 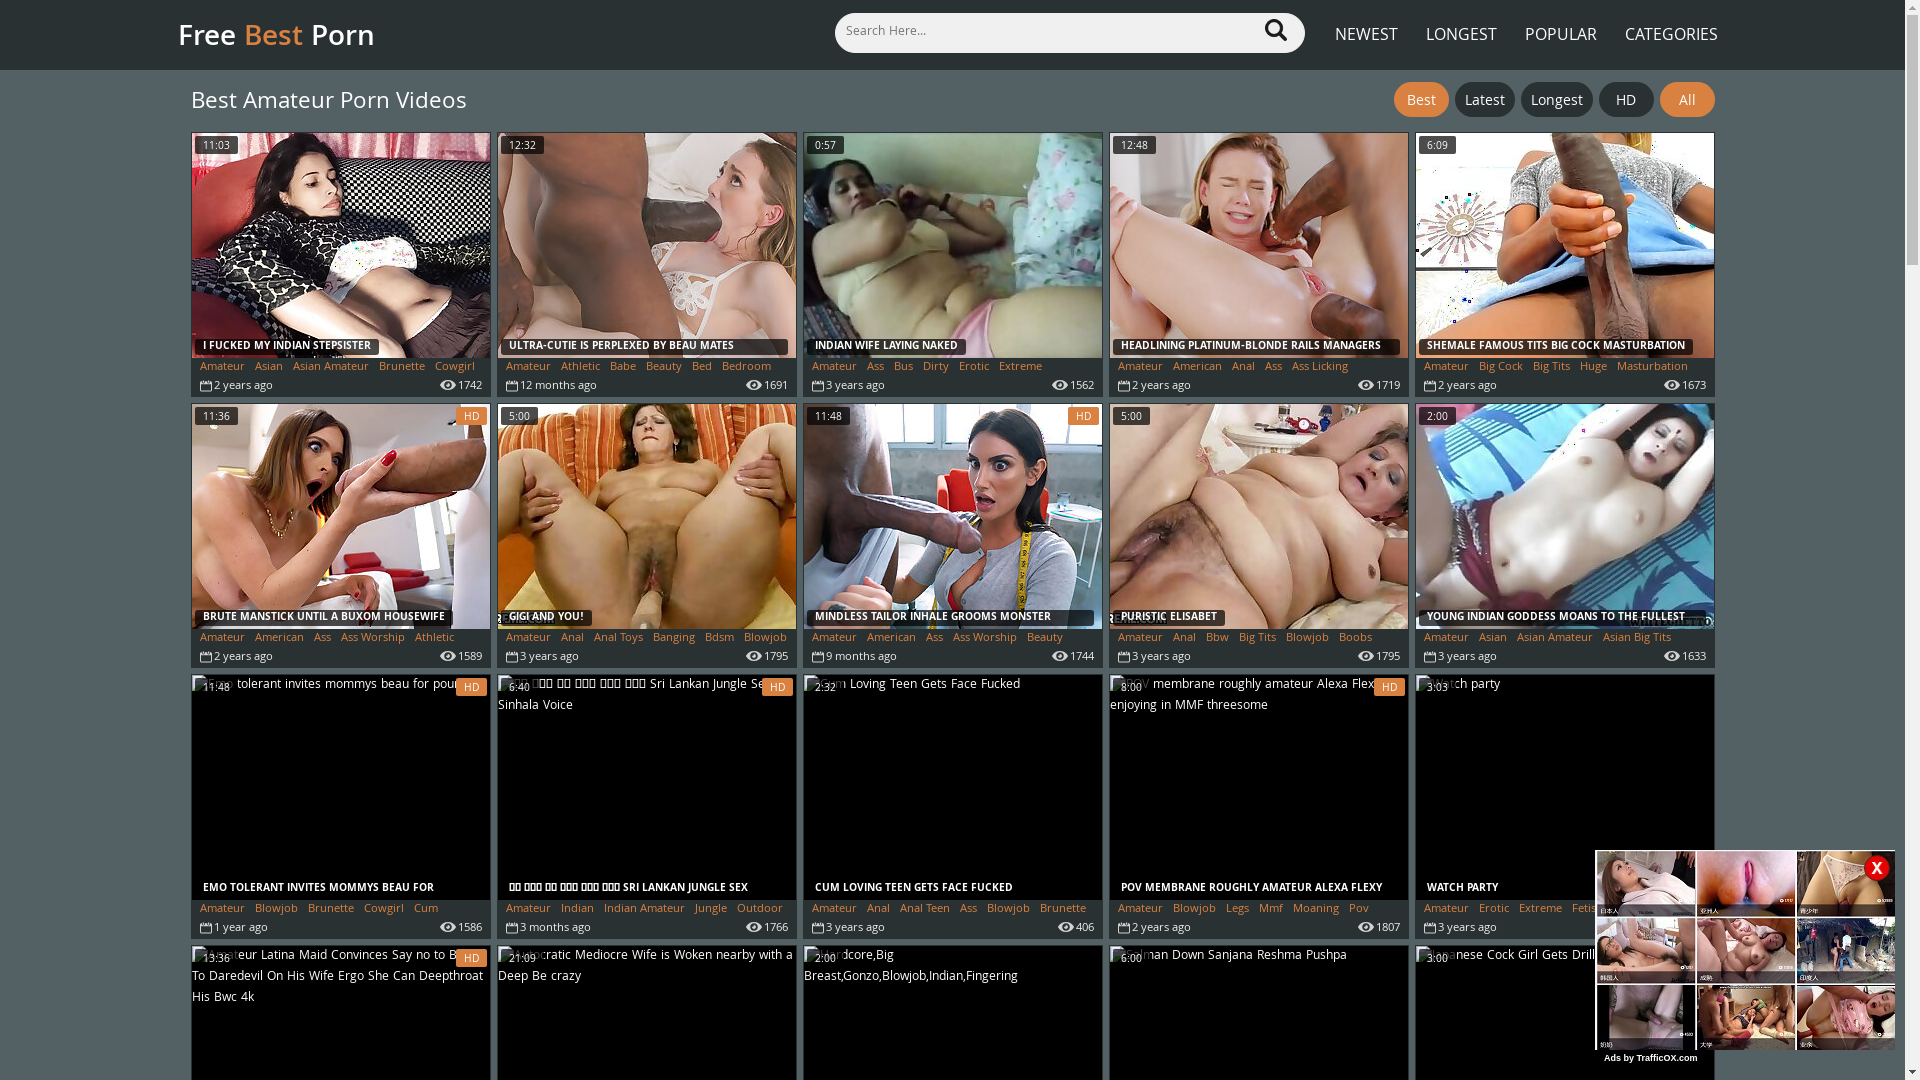 I want to click on 'Amateur', so click(x=834, y=367).